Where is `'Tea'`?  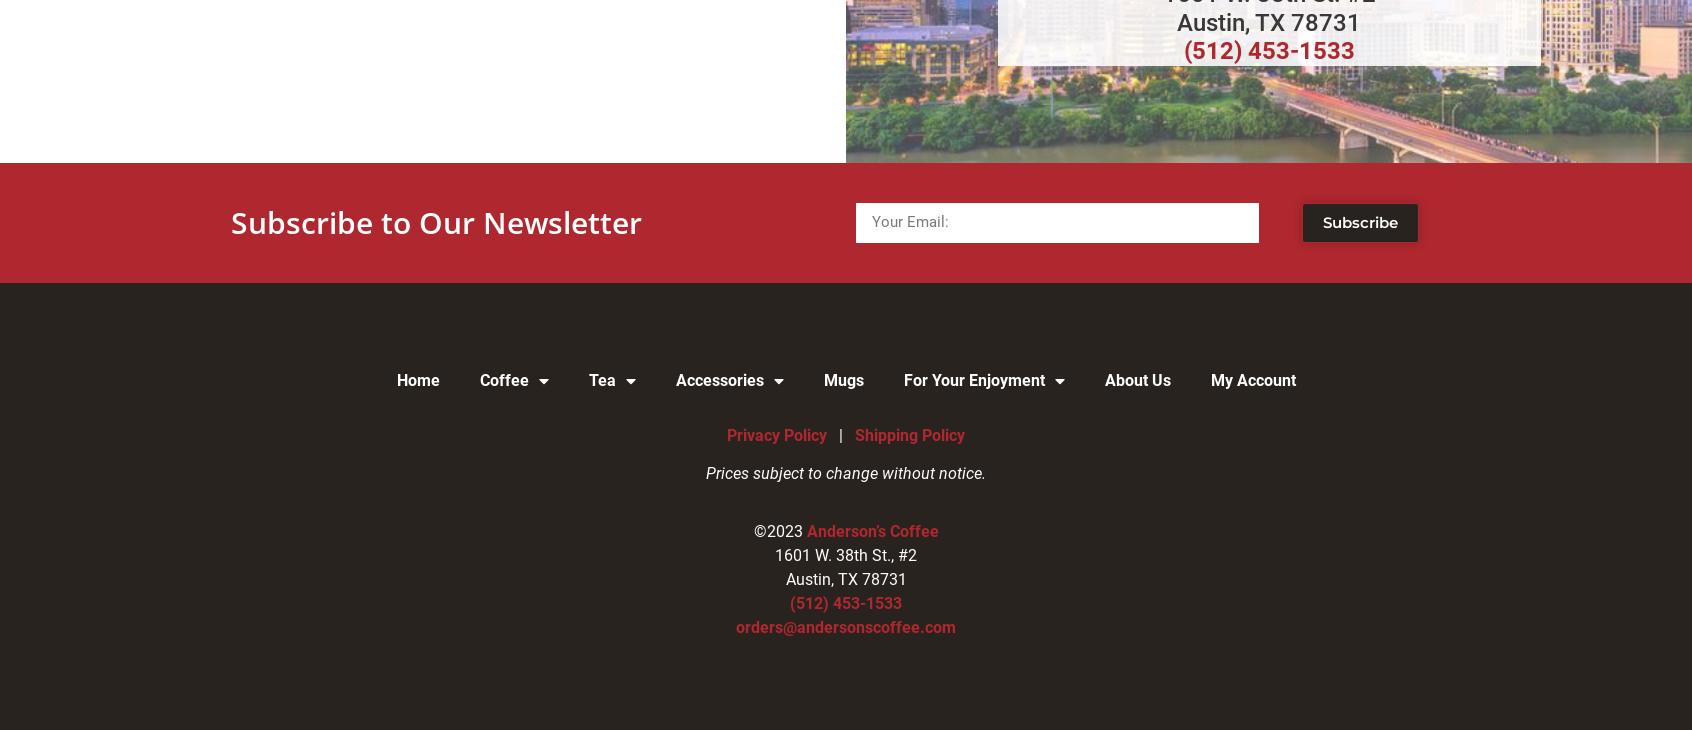
'Tea' is located at coordinates (600, 378).